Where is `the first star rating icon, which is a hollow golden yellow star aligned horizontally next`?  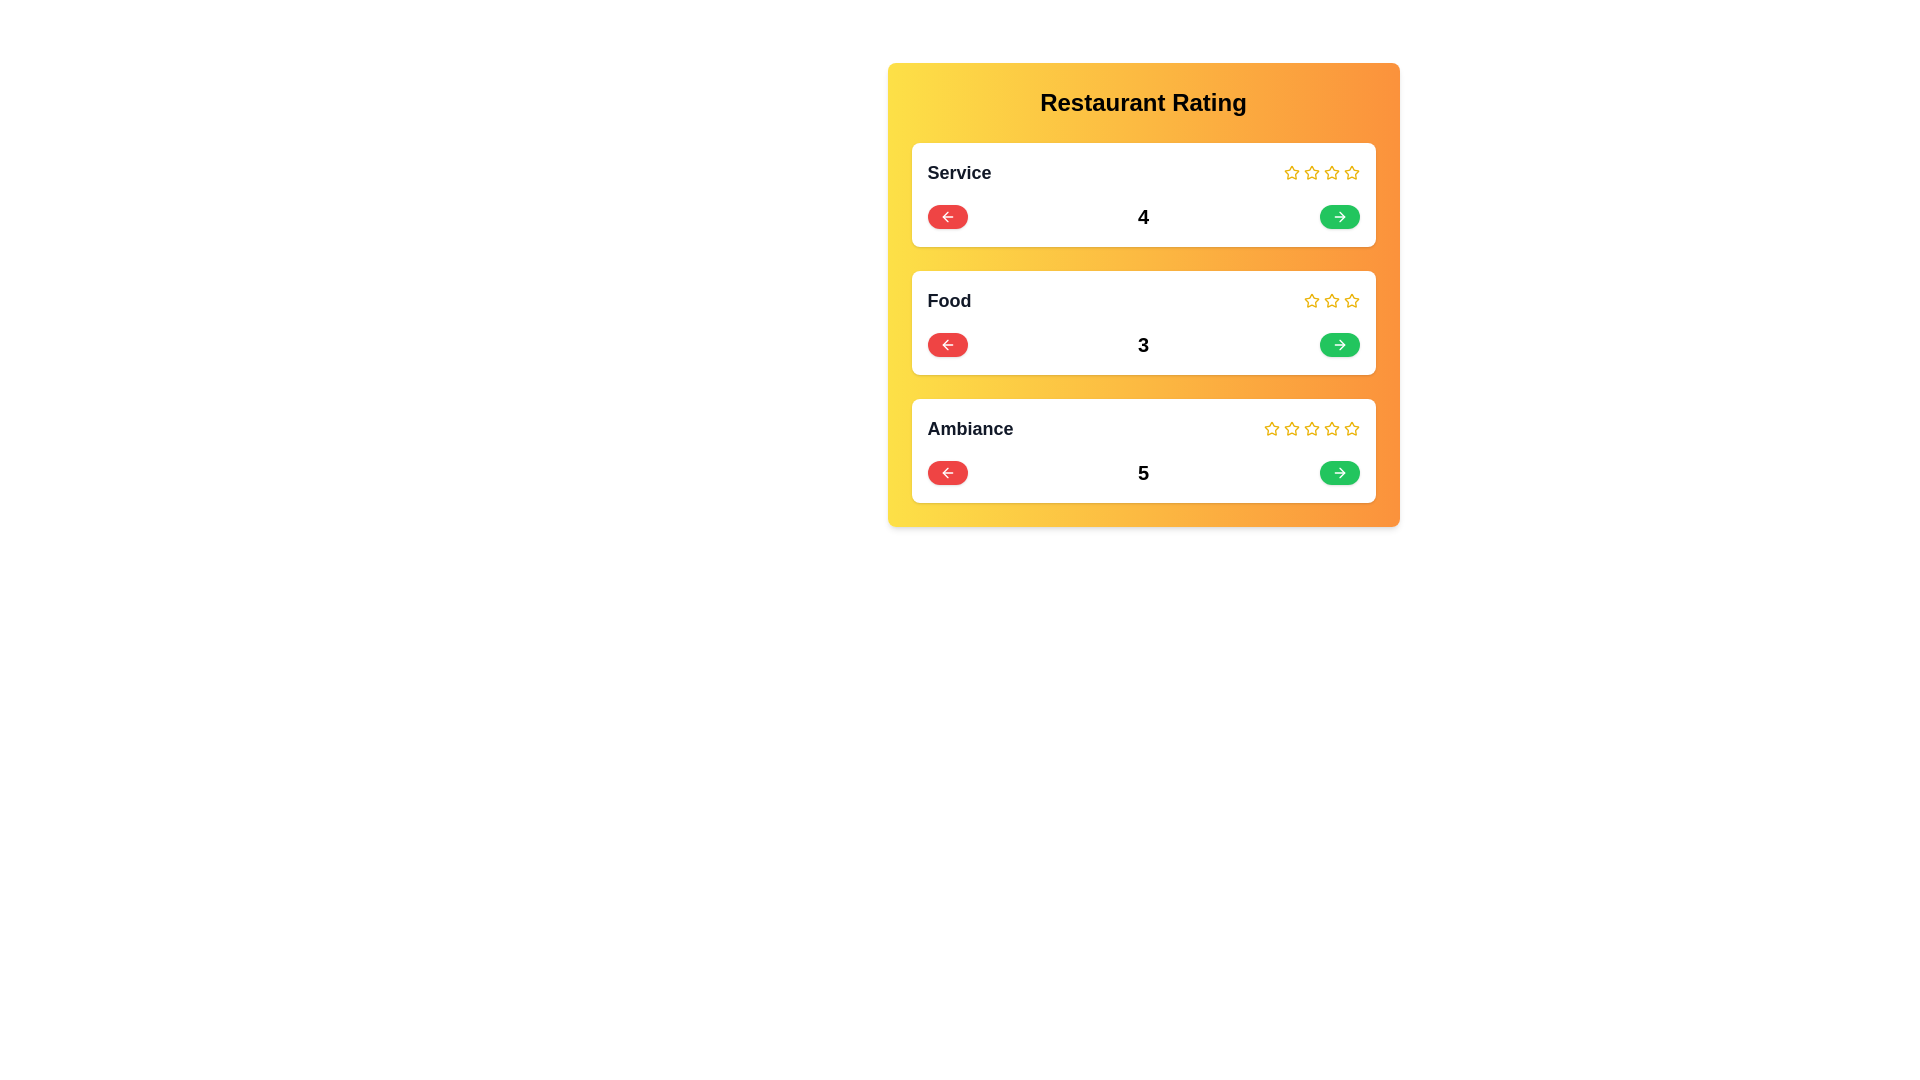
the first star rating icon, which is a hollow golden yellow star aligned horizontally next is located at coordinates (1311, 300).